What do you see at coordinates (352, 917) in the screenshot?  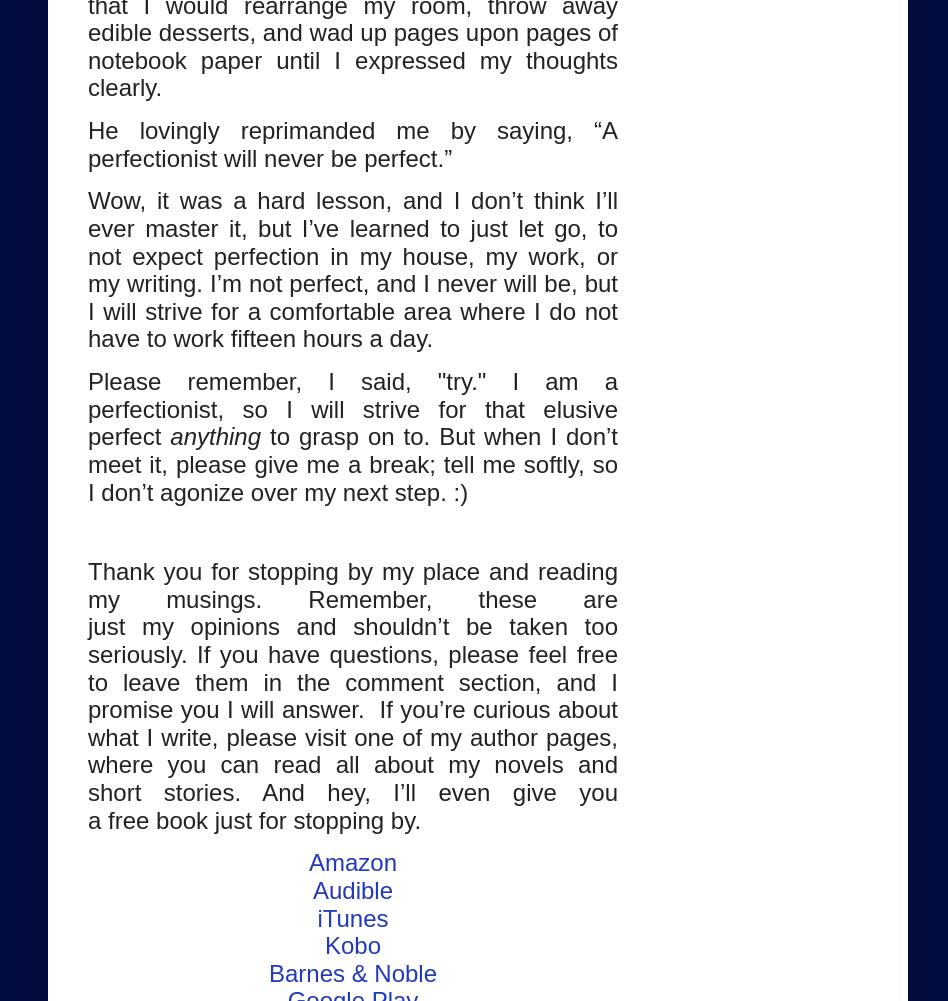 I see `'iTunes'` at bounding box center [352, 917].